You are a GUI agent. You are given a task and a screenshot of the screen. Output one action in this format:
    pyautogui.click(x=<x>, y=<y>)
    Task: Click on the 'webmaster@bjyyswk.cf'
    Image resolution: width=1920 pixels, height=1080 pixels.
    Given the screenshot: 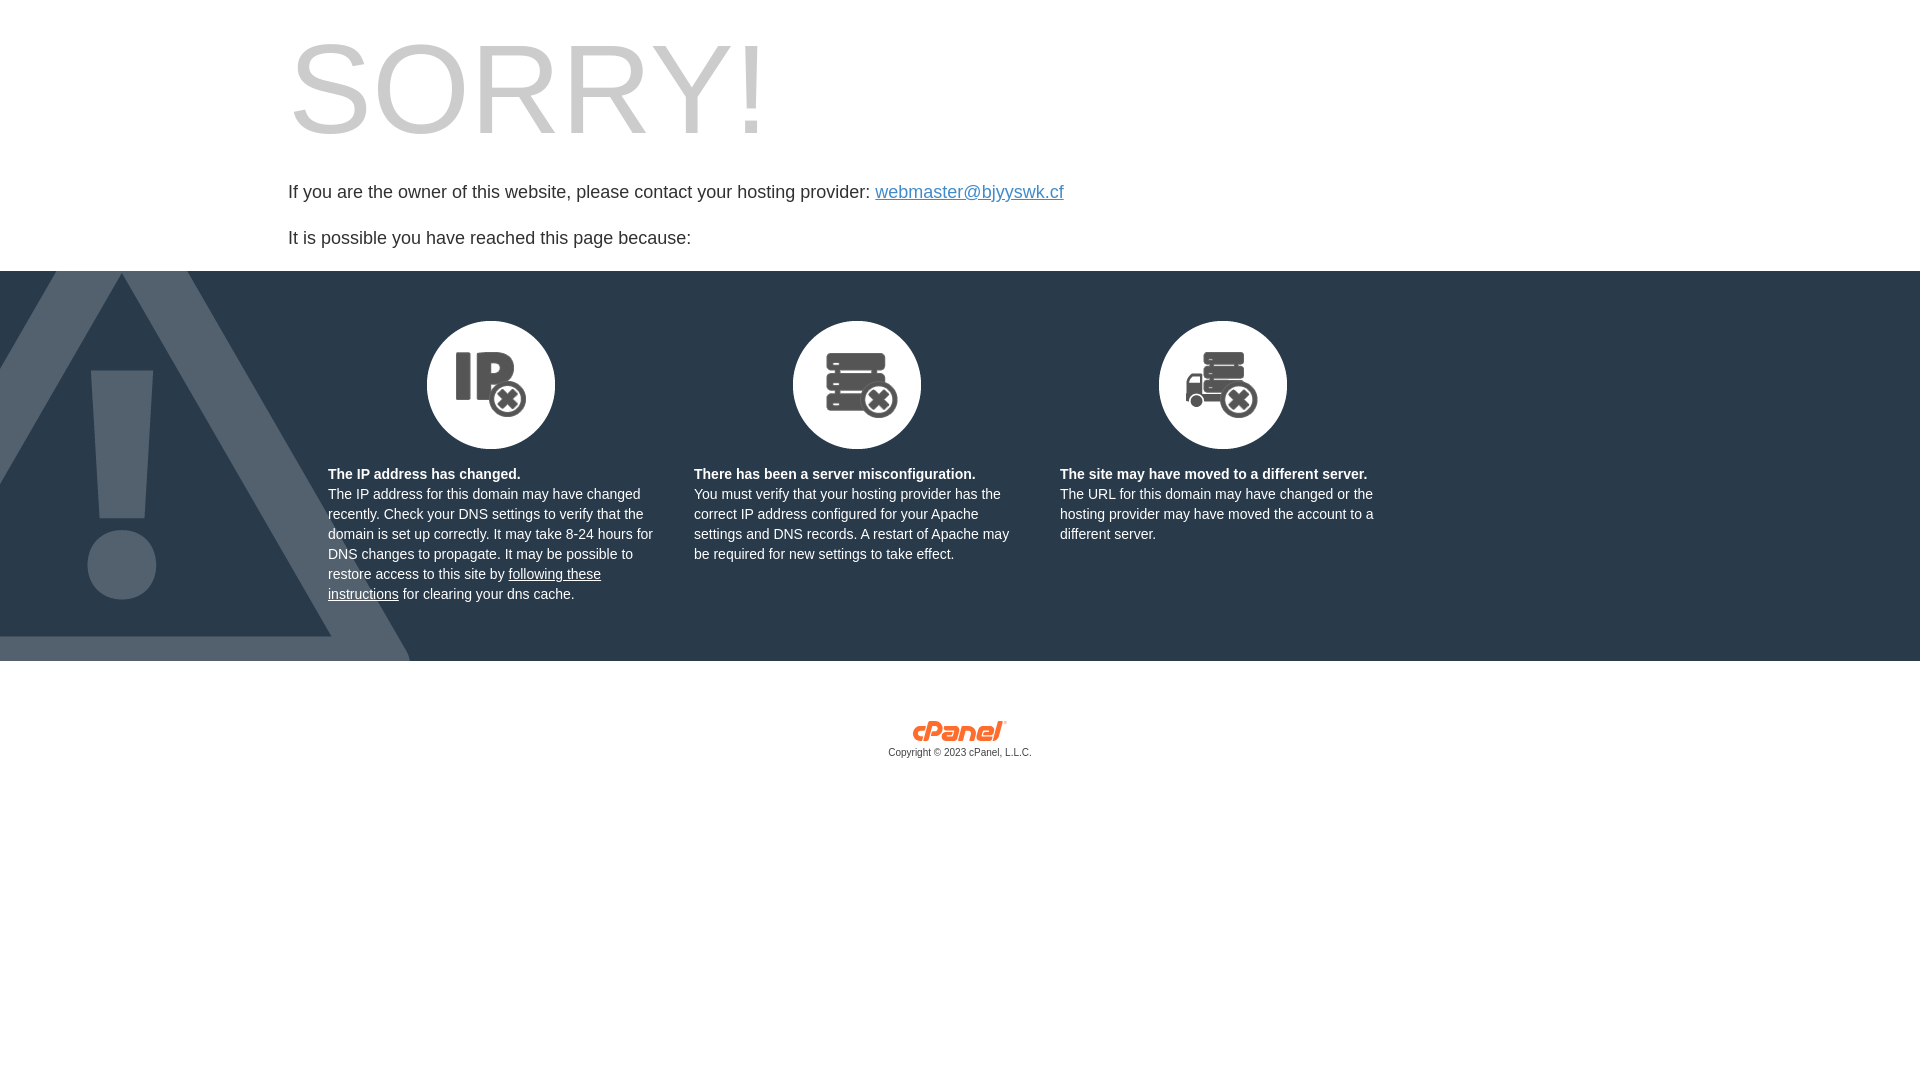 What is the action you would take?
    pyautogui.click(x=969, y=192)
    